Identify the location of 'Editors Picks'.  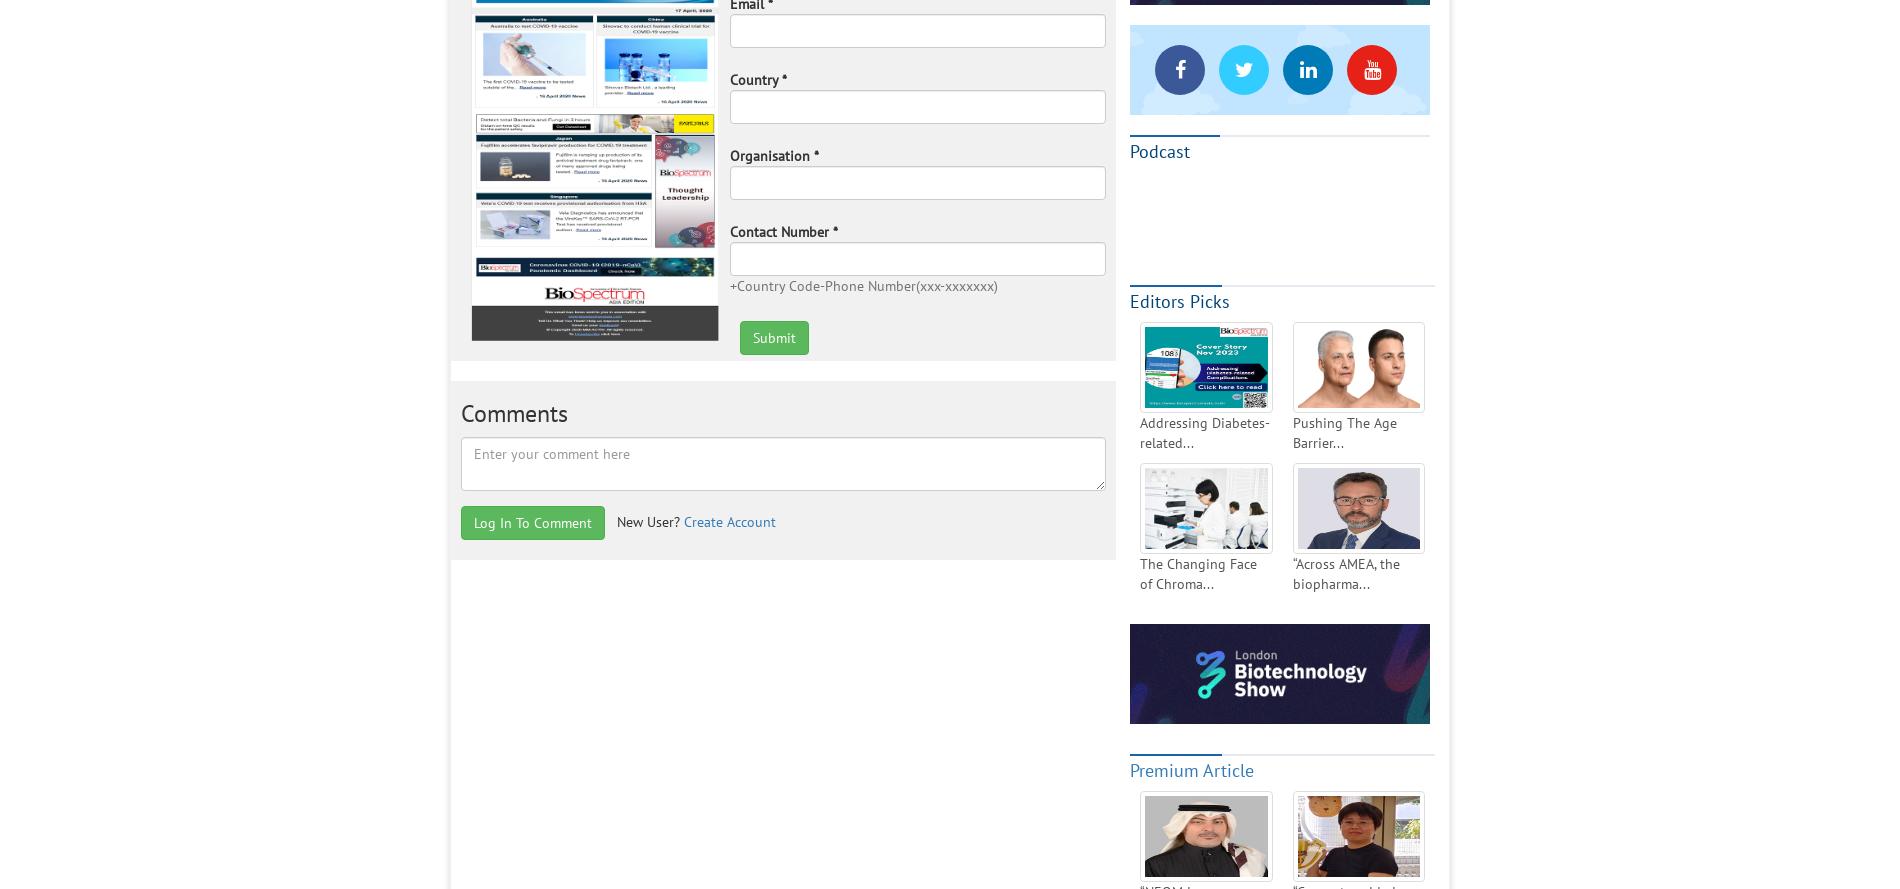
(1180, 301).